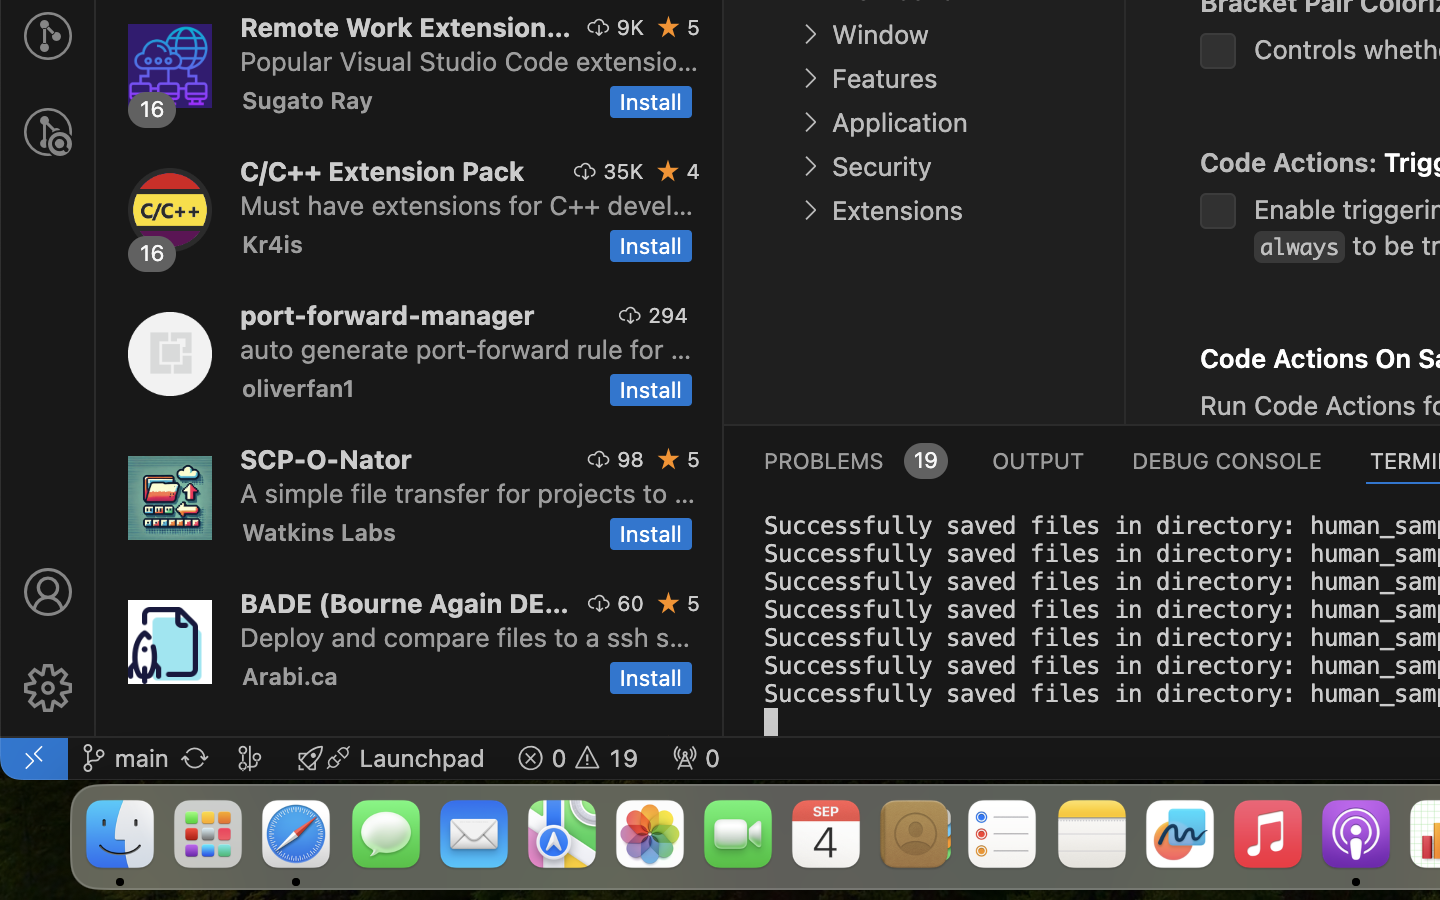  What do you see at coordinates (46, 132) in the screenshot?
I see `'0 '` at bounding box center [46, 132].